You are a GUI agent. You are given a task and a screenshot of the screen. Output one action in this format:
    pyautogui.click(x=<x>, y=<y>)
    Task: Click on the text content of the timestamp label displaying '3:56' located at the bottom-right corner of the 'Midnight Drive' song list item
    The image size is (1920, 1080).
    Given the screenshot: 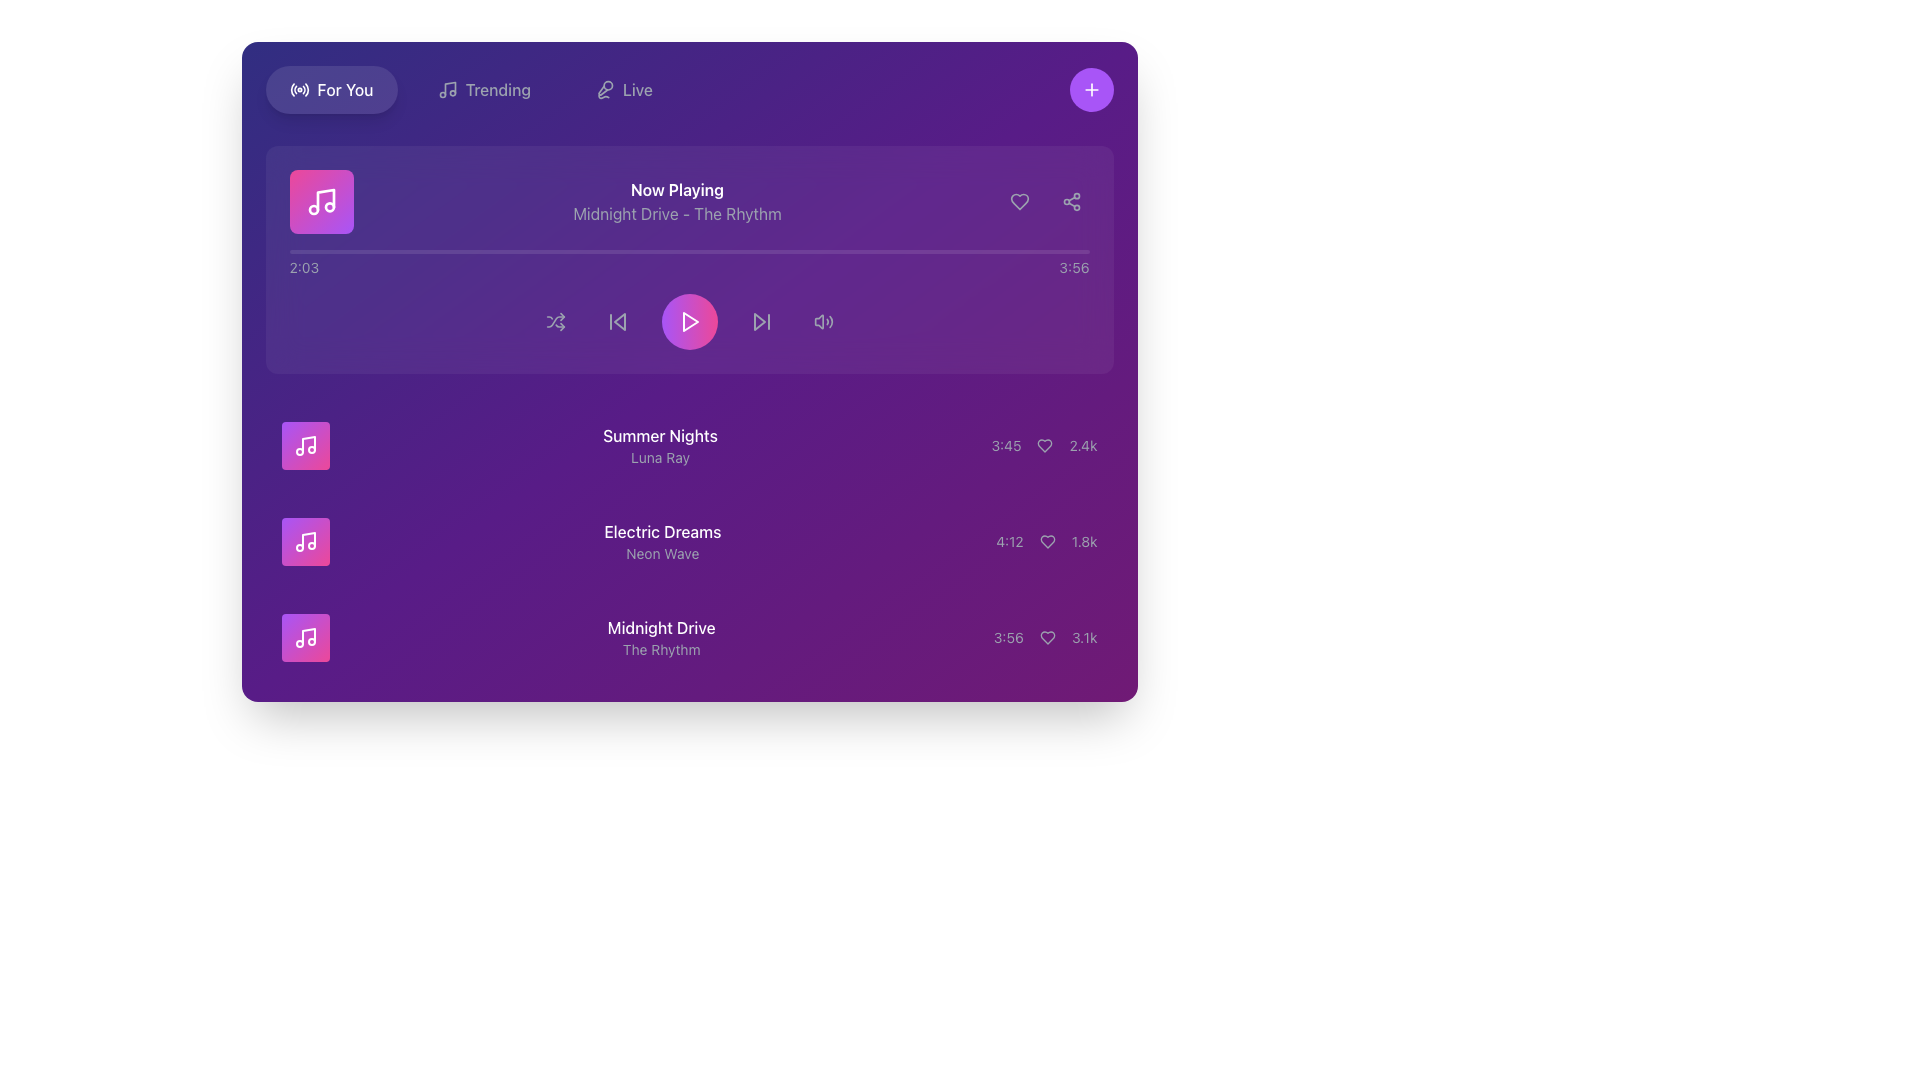 What is the action you would take?
    pyautogui.click(x=1008, y=637)
    